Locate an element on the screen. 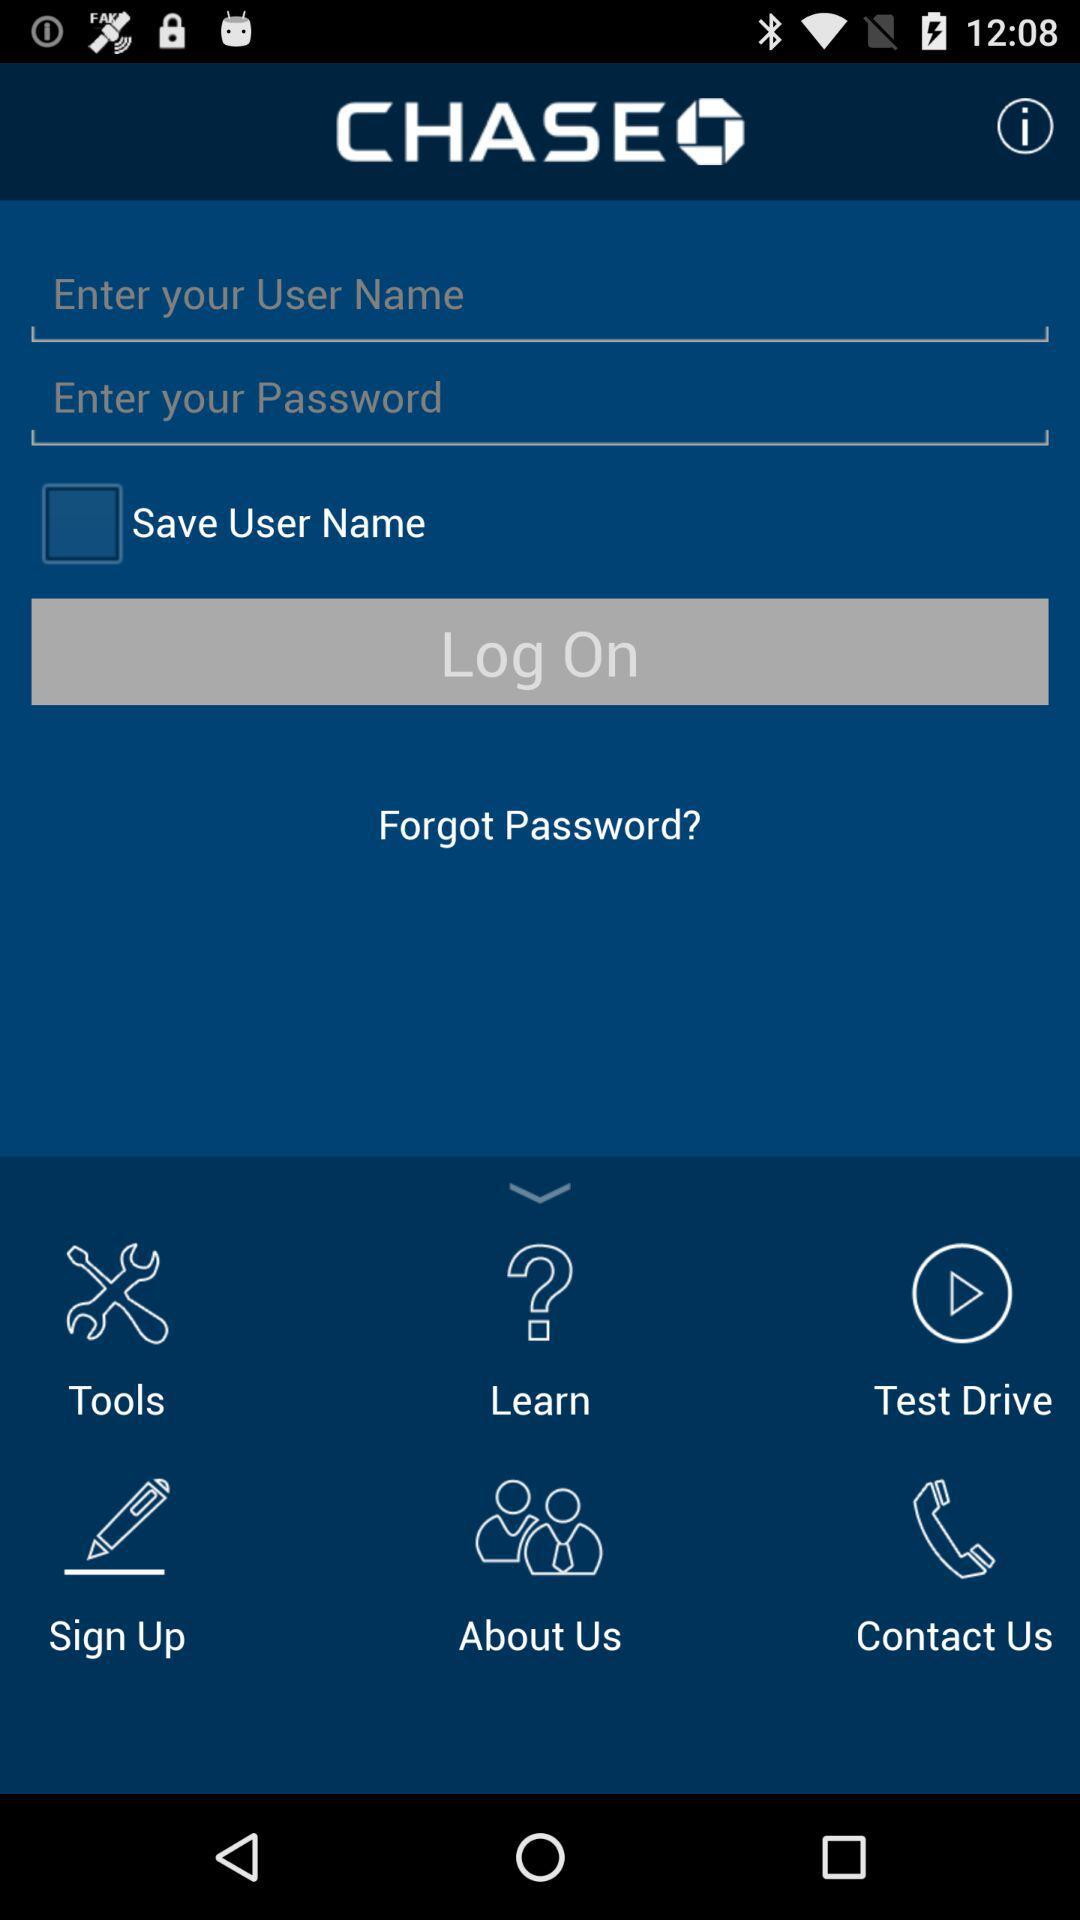 This screenshot has width=1080, height=1920. the icon to the left of about us is located at coordinates (116, 1562).